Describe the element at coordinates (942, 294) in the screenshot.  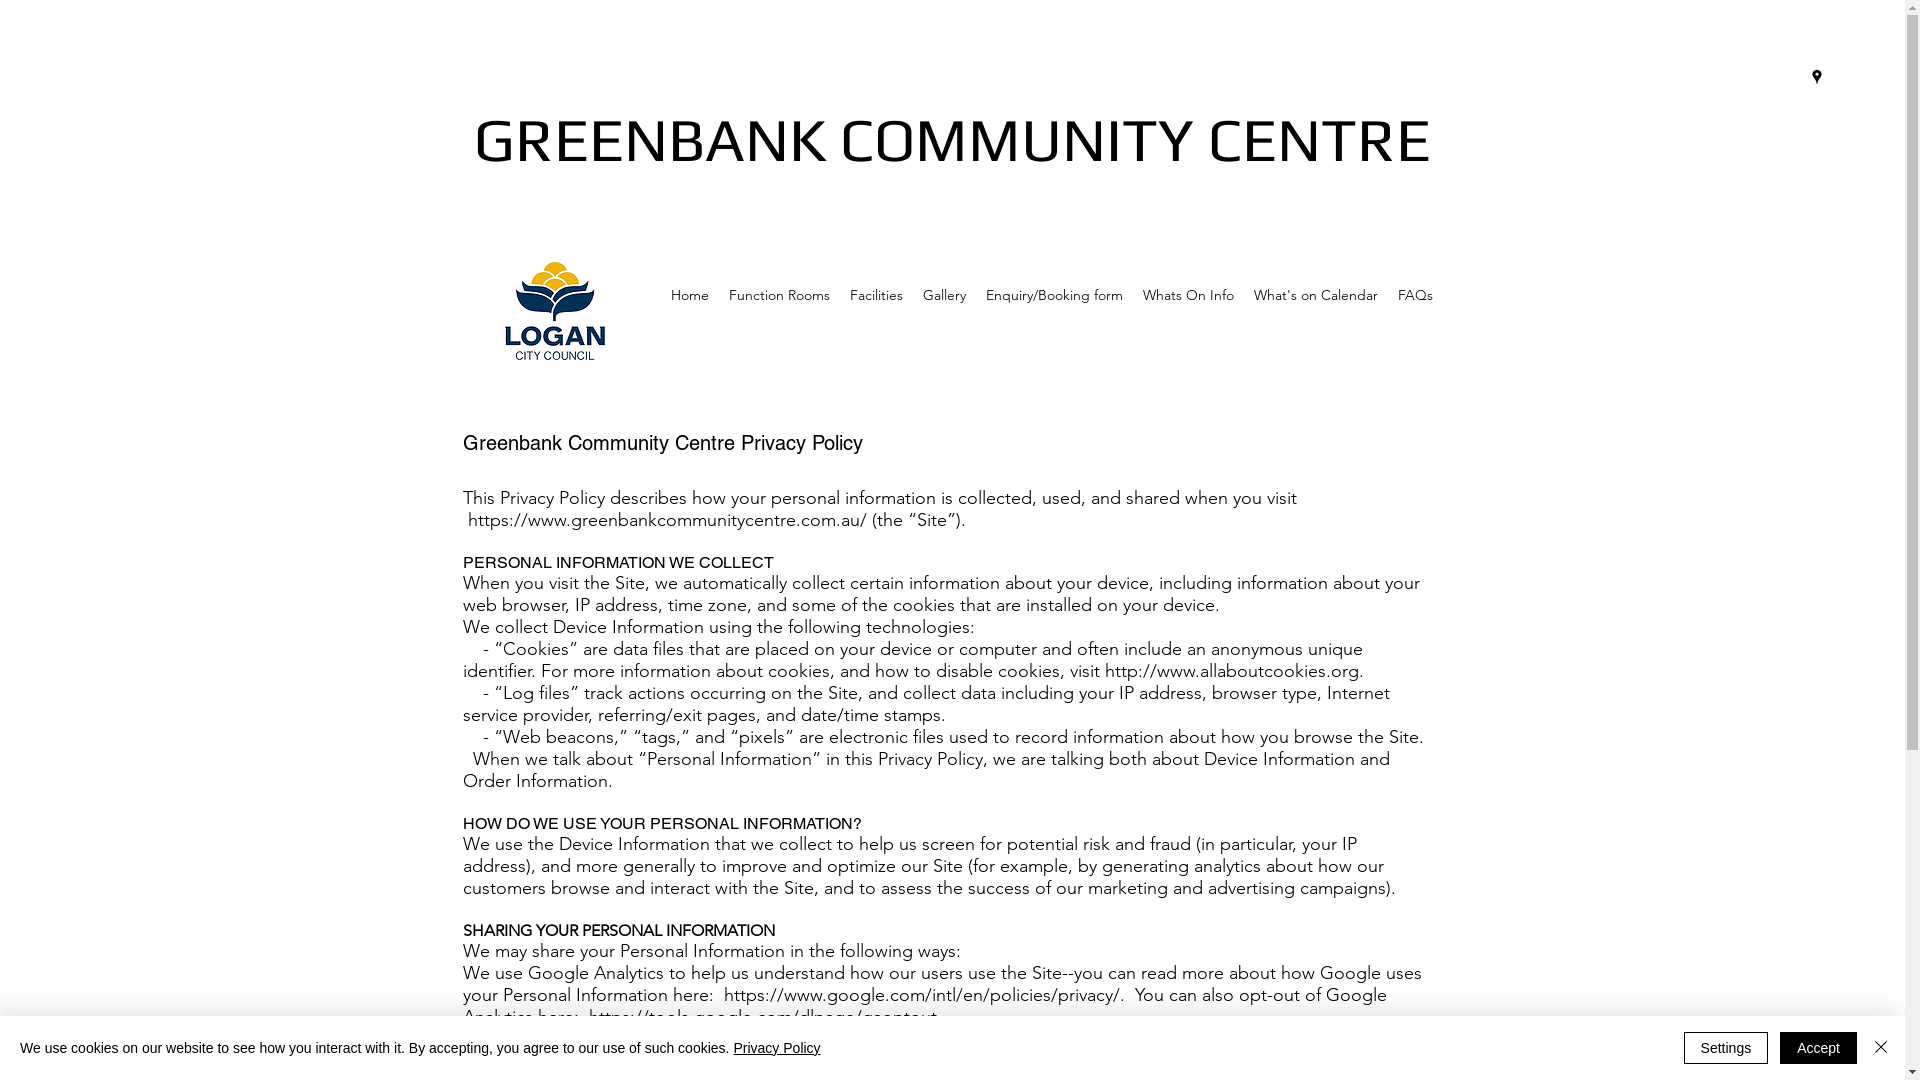
I see `'Gallery'` at that location.